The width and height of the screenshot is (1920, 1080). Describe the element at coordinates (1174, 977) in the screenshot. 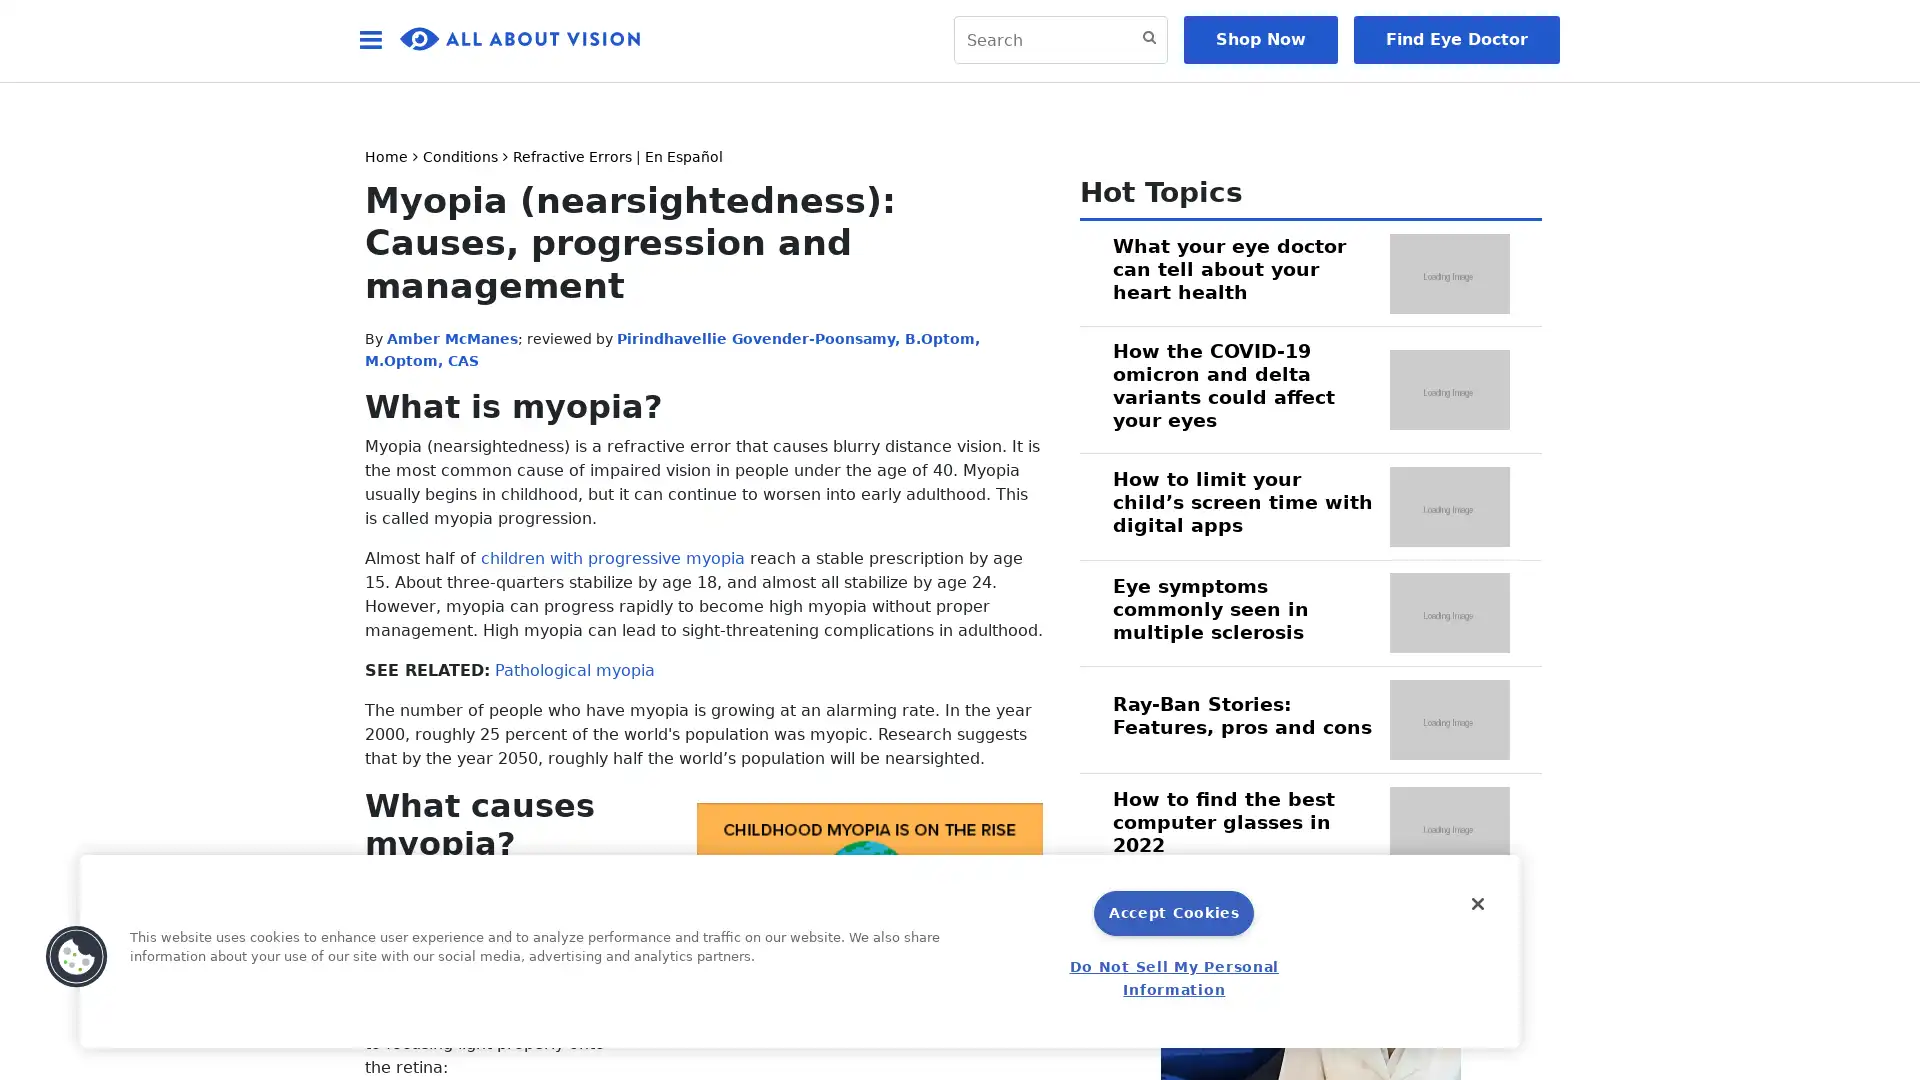

I see `Do Not Sell My Personal Information` at that location.